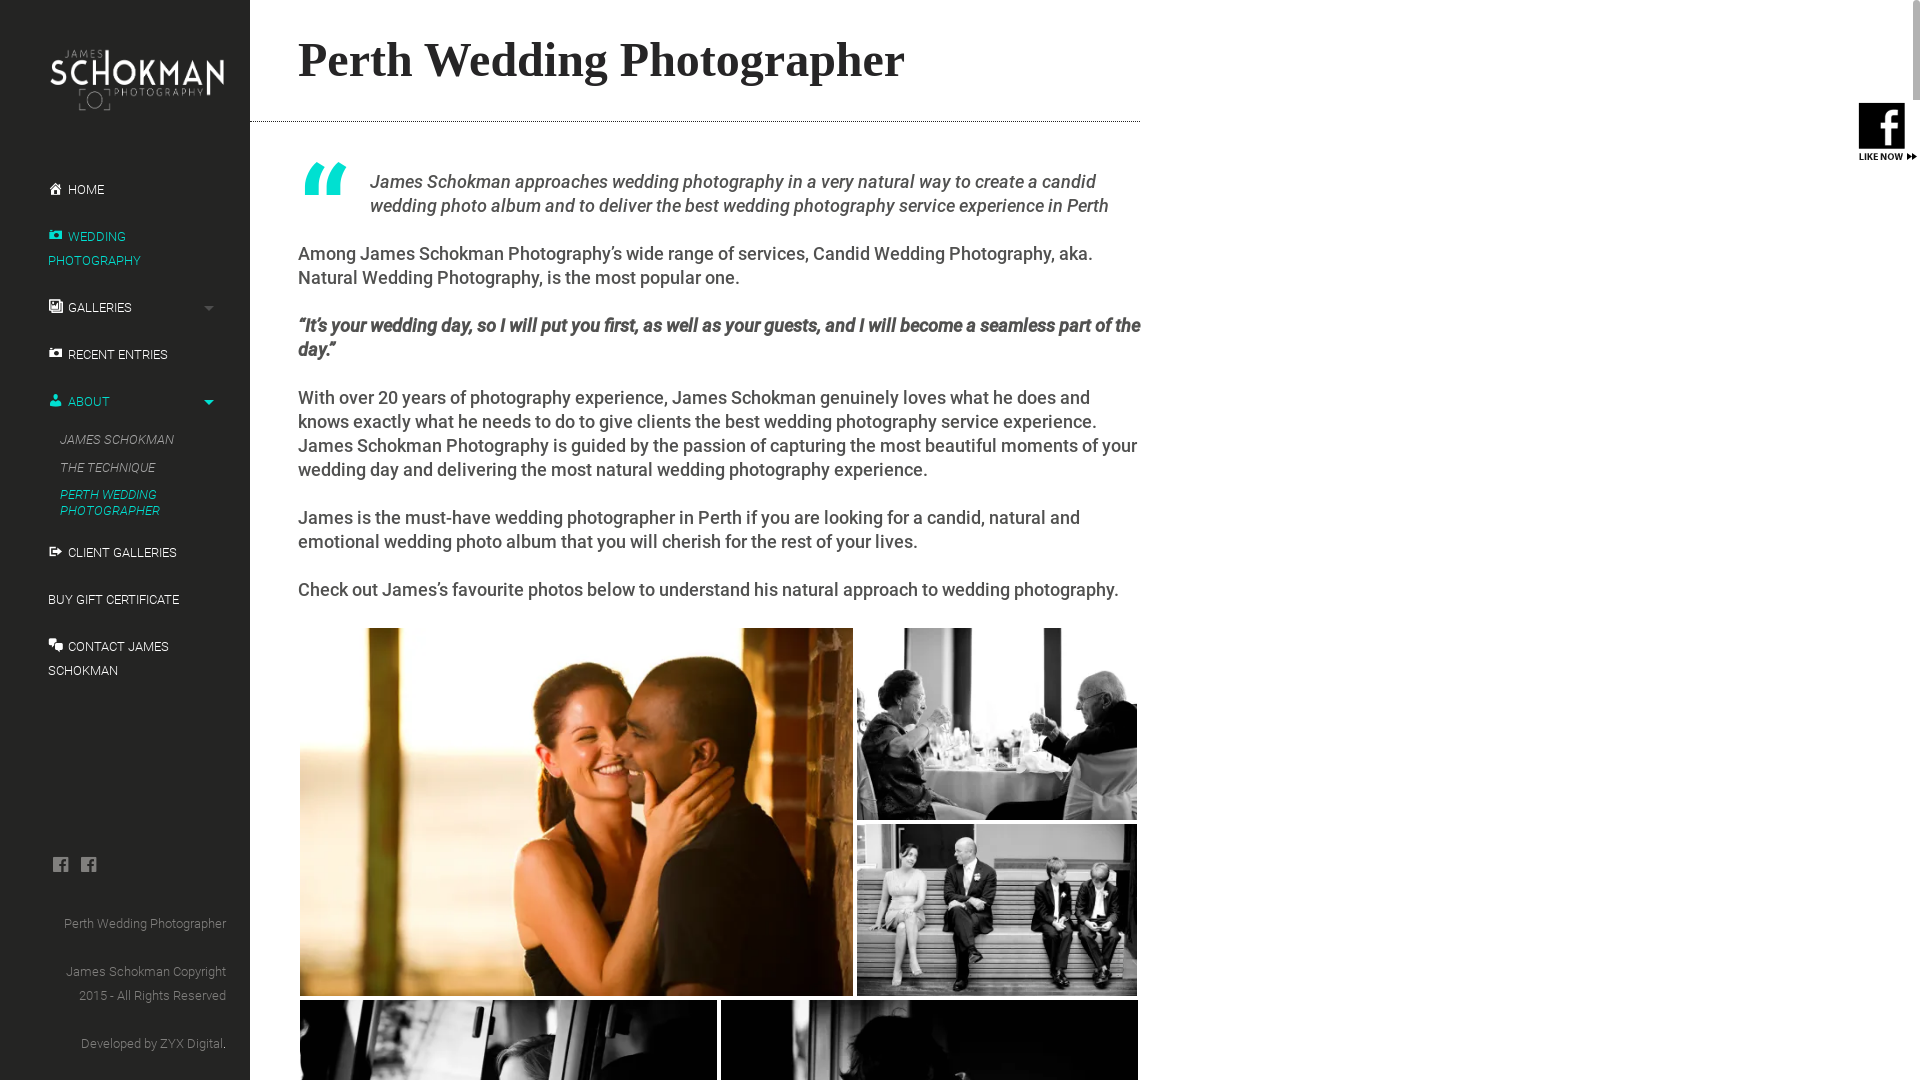 This screenshot has height=1080, width=1920. What do you see at coordinates (575, 812) in the screenshot?
I see `'James_schokman_photography_engagement--5'` at bounding box center [575, 812].